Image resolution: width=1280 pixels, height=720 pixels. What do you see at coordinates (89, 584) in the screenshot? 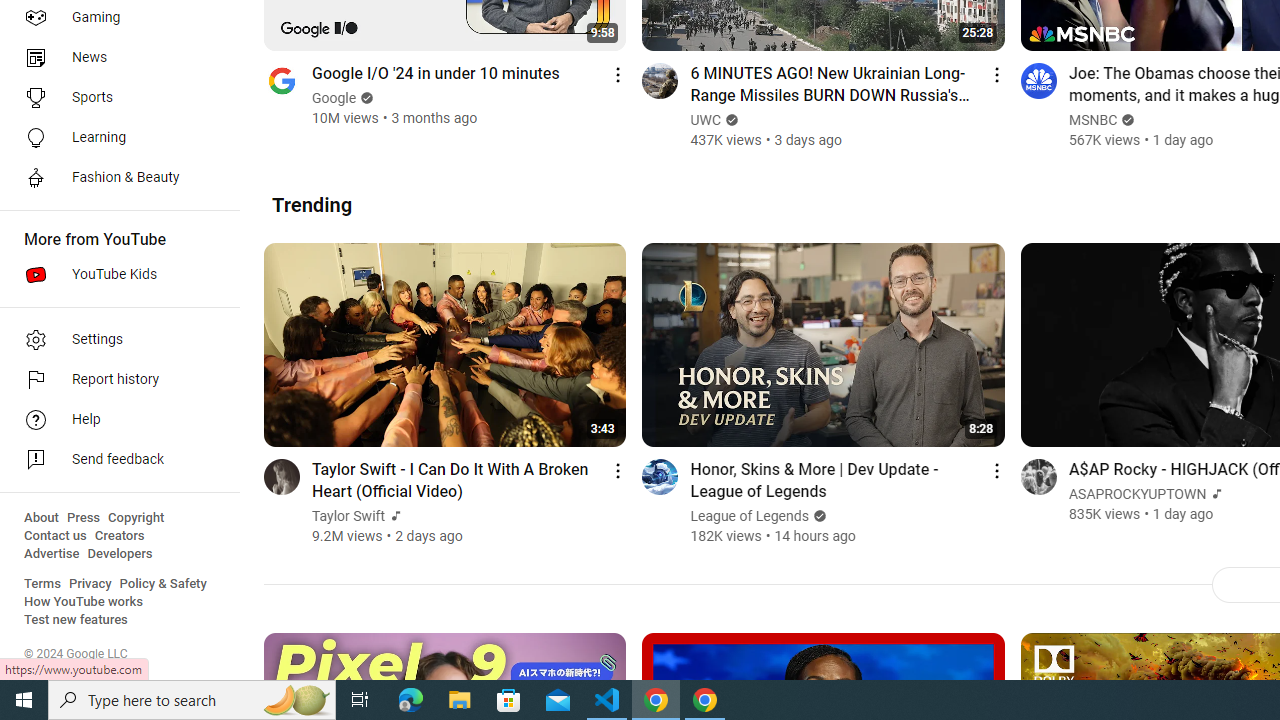
I see `'Privacy'` at bounding box center [89, 584].